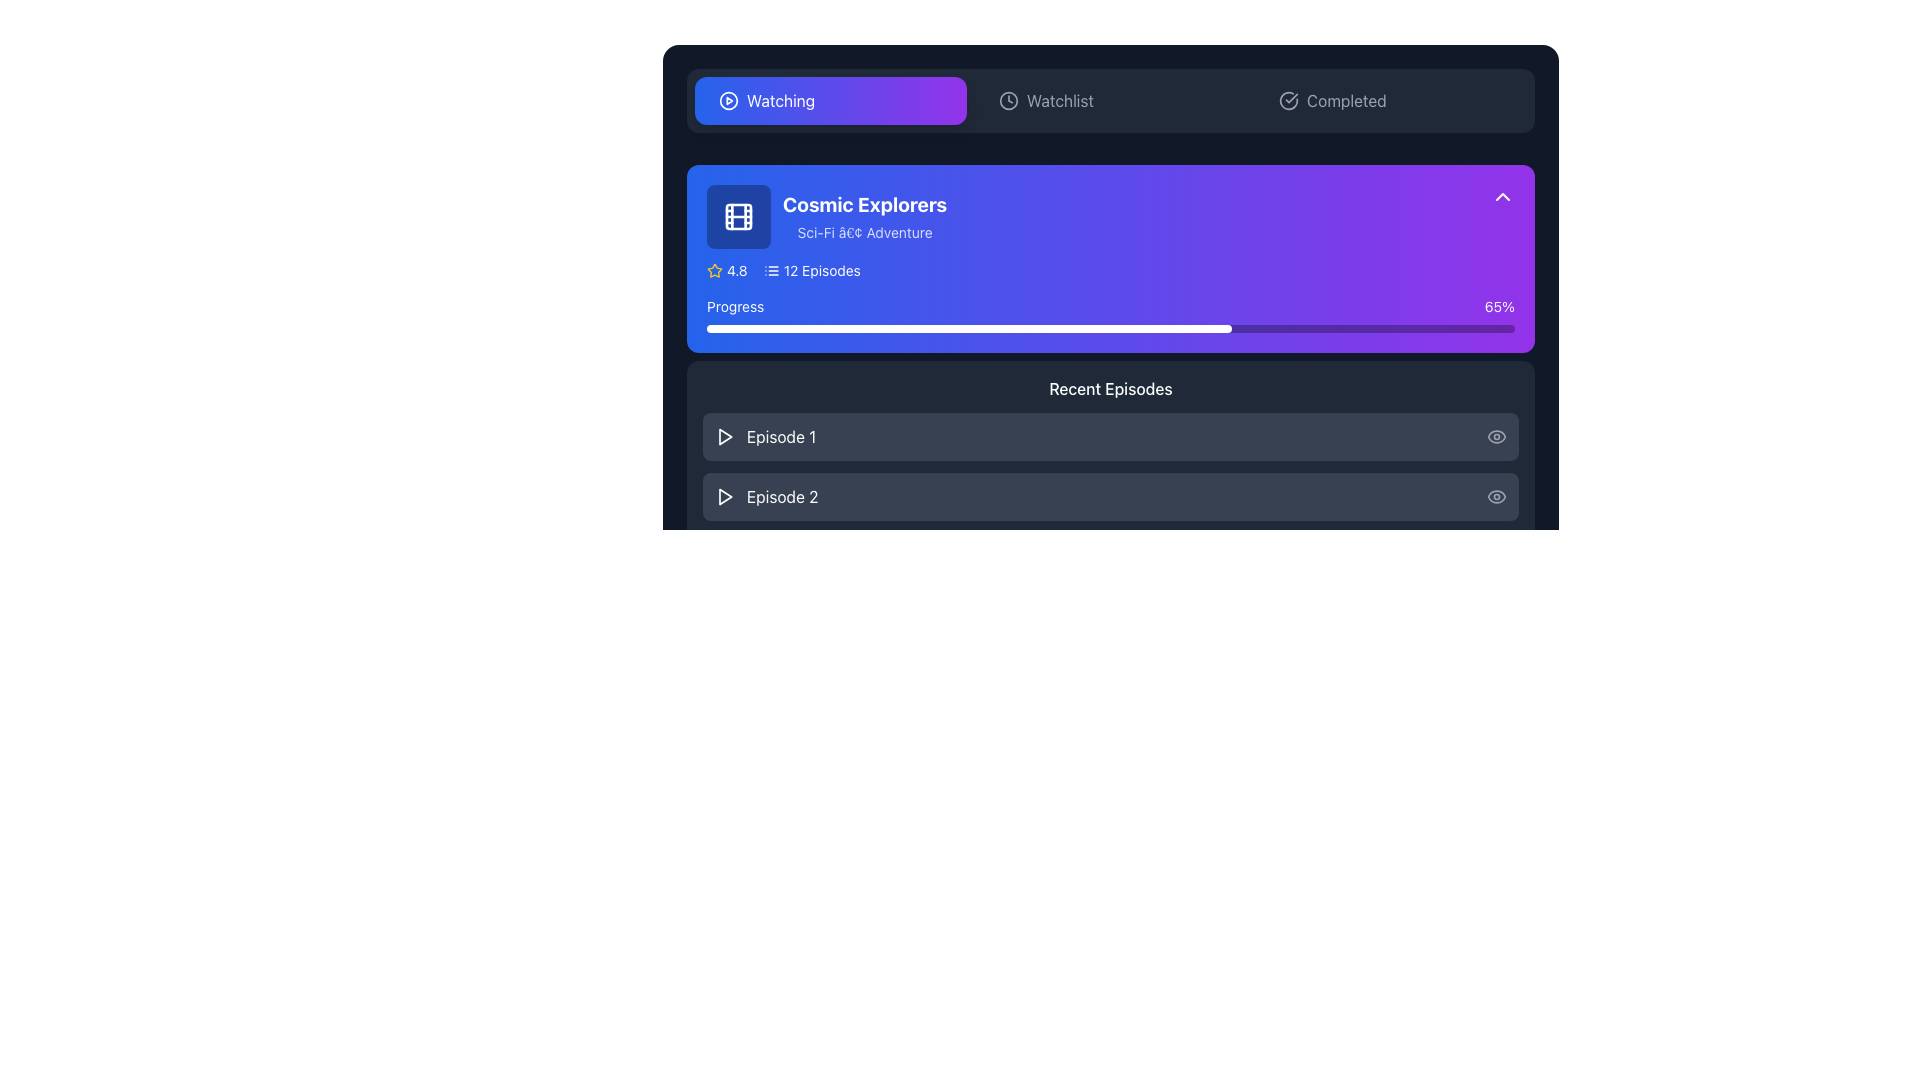 This screenshot has width=1920, height=1080. What do you see at coordinates (780, 435) in the screenshot?
I see `the text label indicating the first episode in the list under the 'Recent Episodes' heading, positioned to the right of the play icon` at bounding box center [780, 435].